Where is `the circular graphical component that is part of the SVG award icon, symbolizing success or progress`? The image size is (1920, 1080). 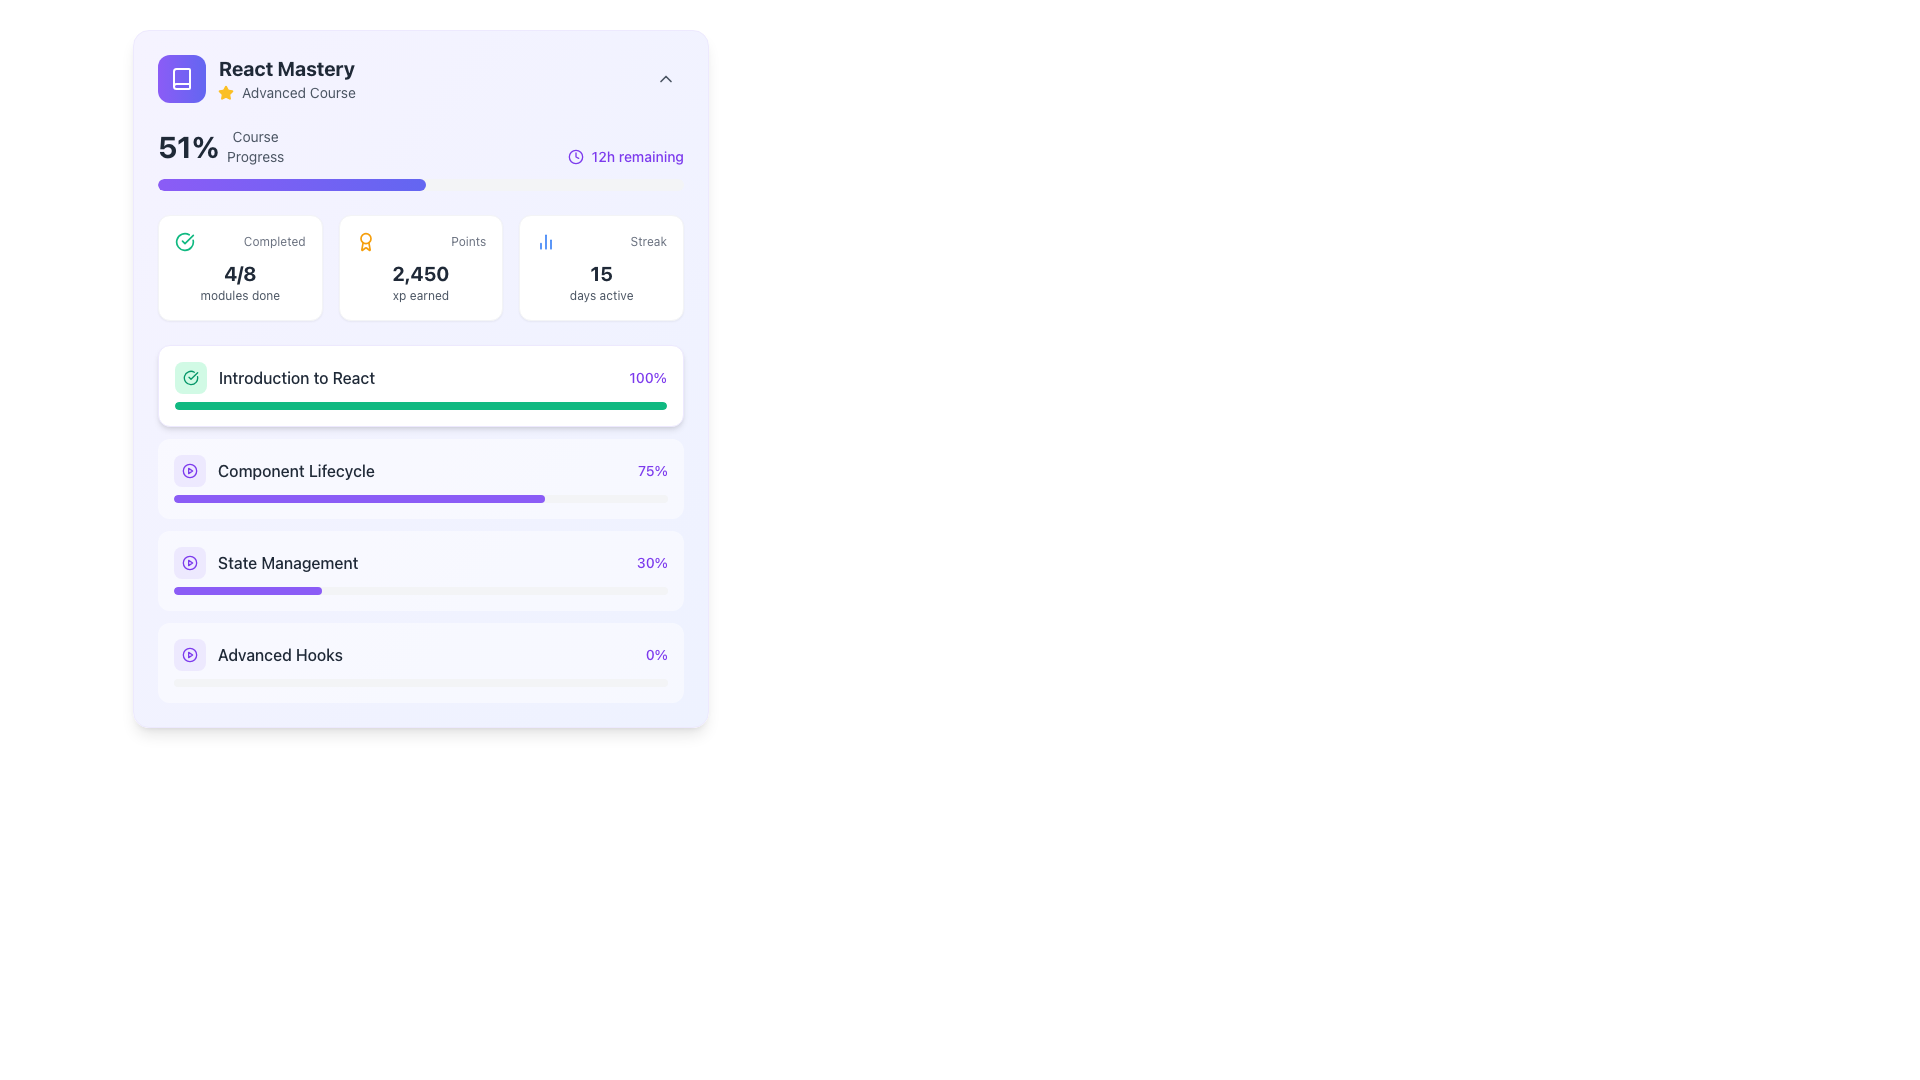 the circular graphical component that is part of the SVG award icon, symbolizing success or progress is located at coordinates (365, 237).